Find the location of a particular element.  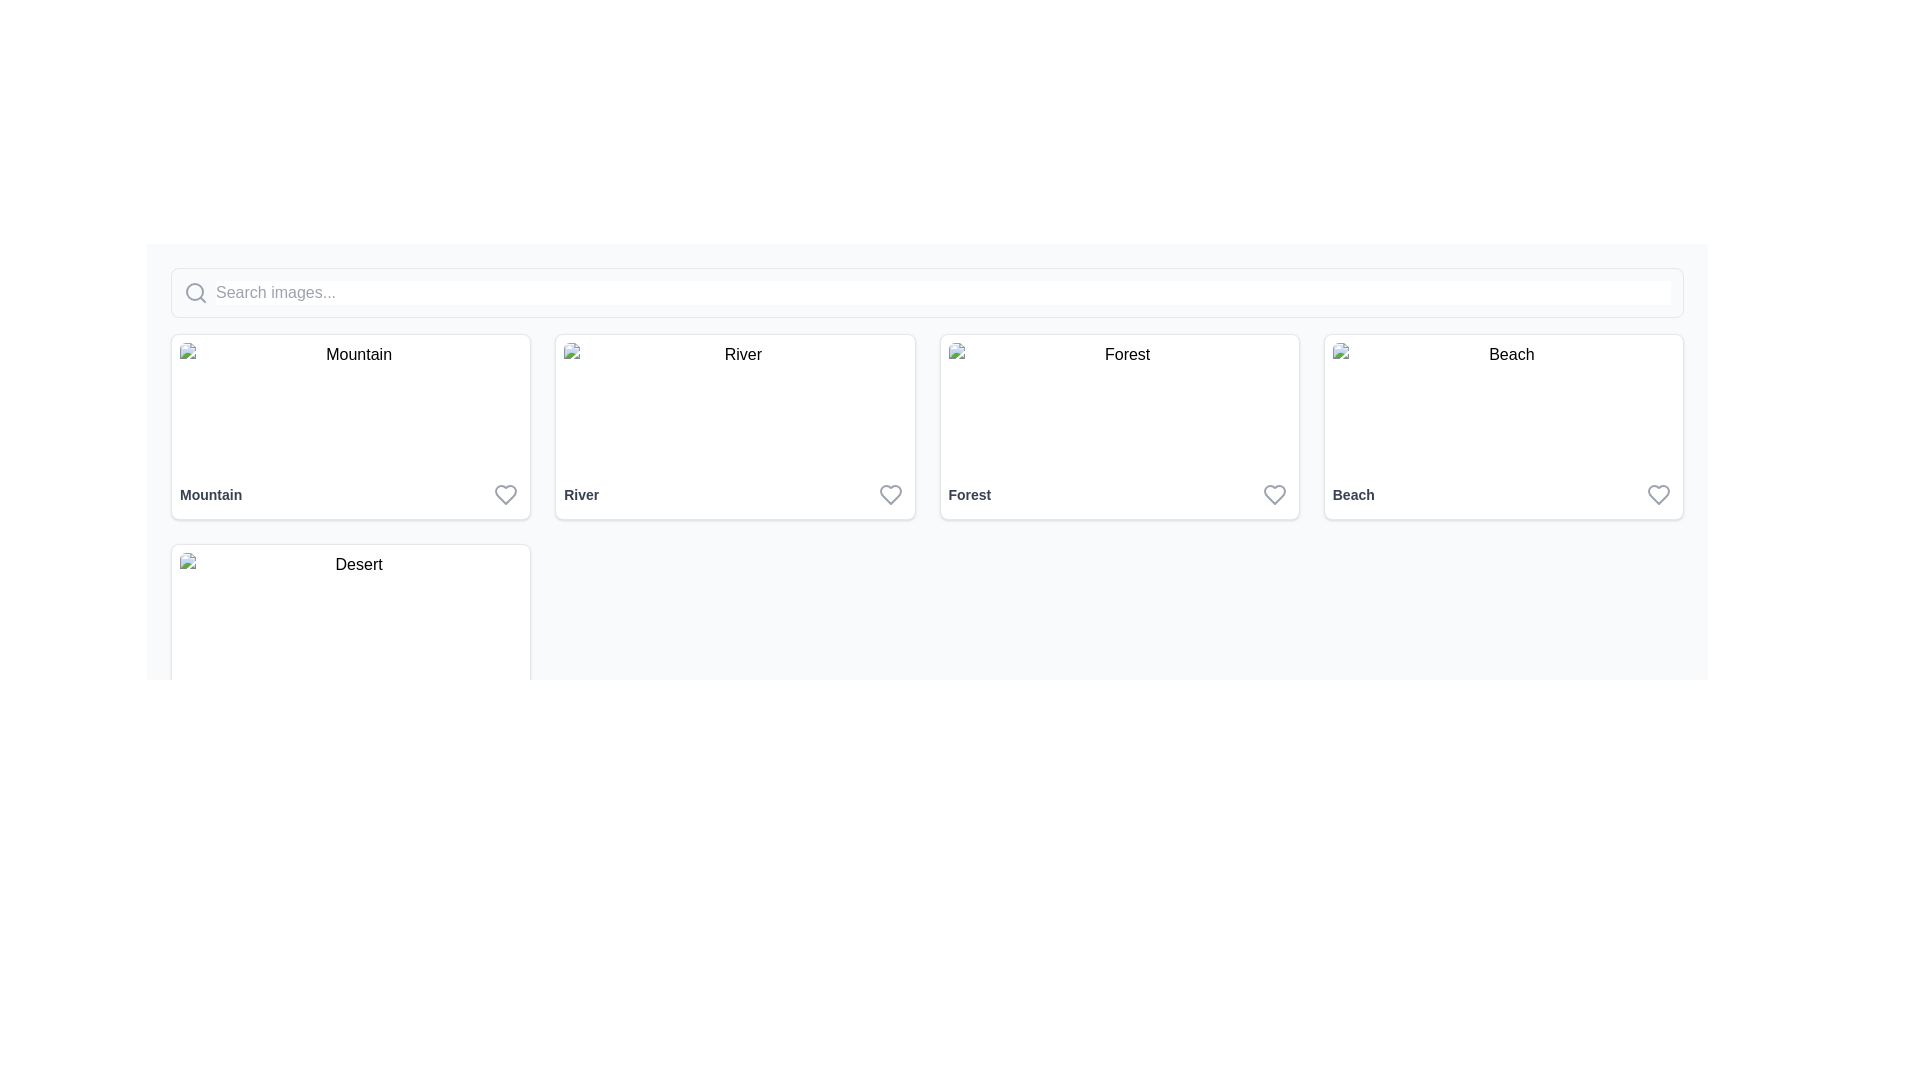

the image component representing the 'River' category is located at coordinates (734, 406).